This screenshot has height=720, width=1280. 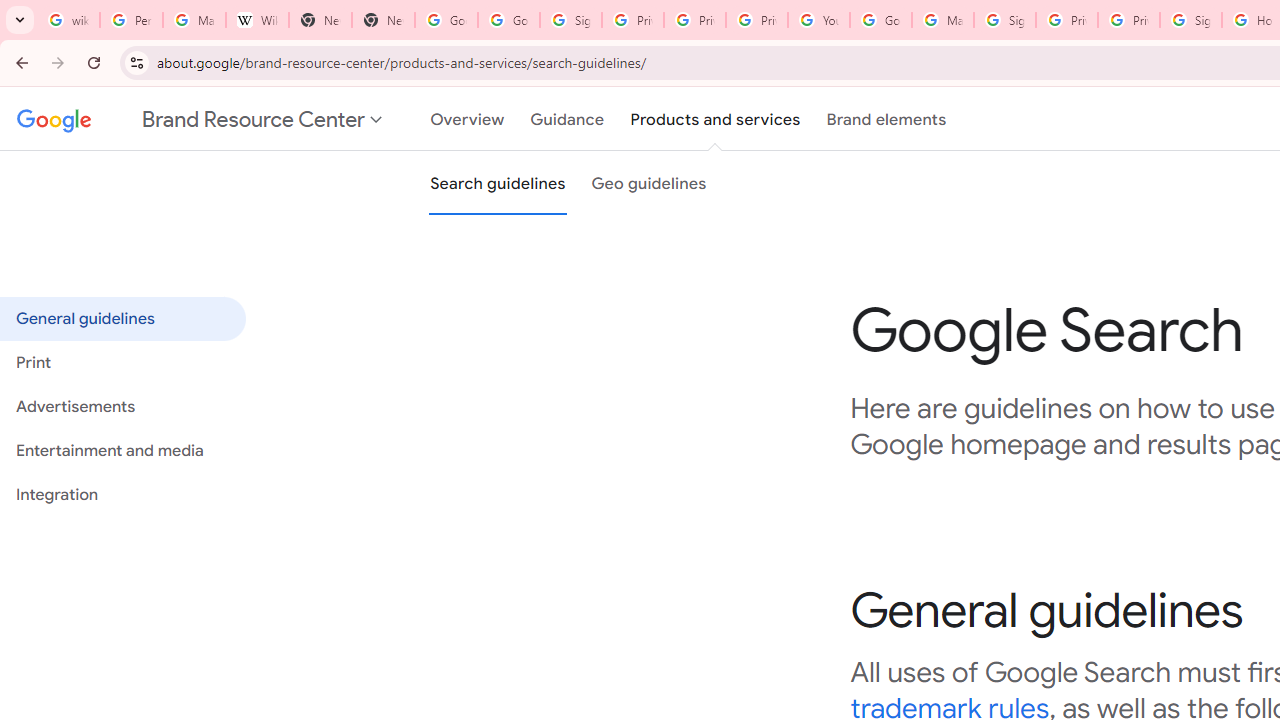 I want to click on 'Google Drive: Sign-in', so click(x=508, y=20).